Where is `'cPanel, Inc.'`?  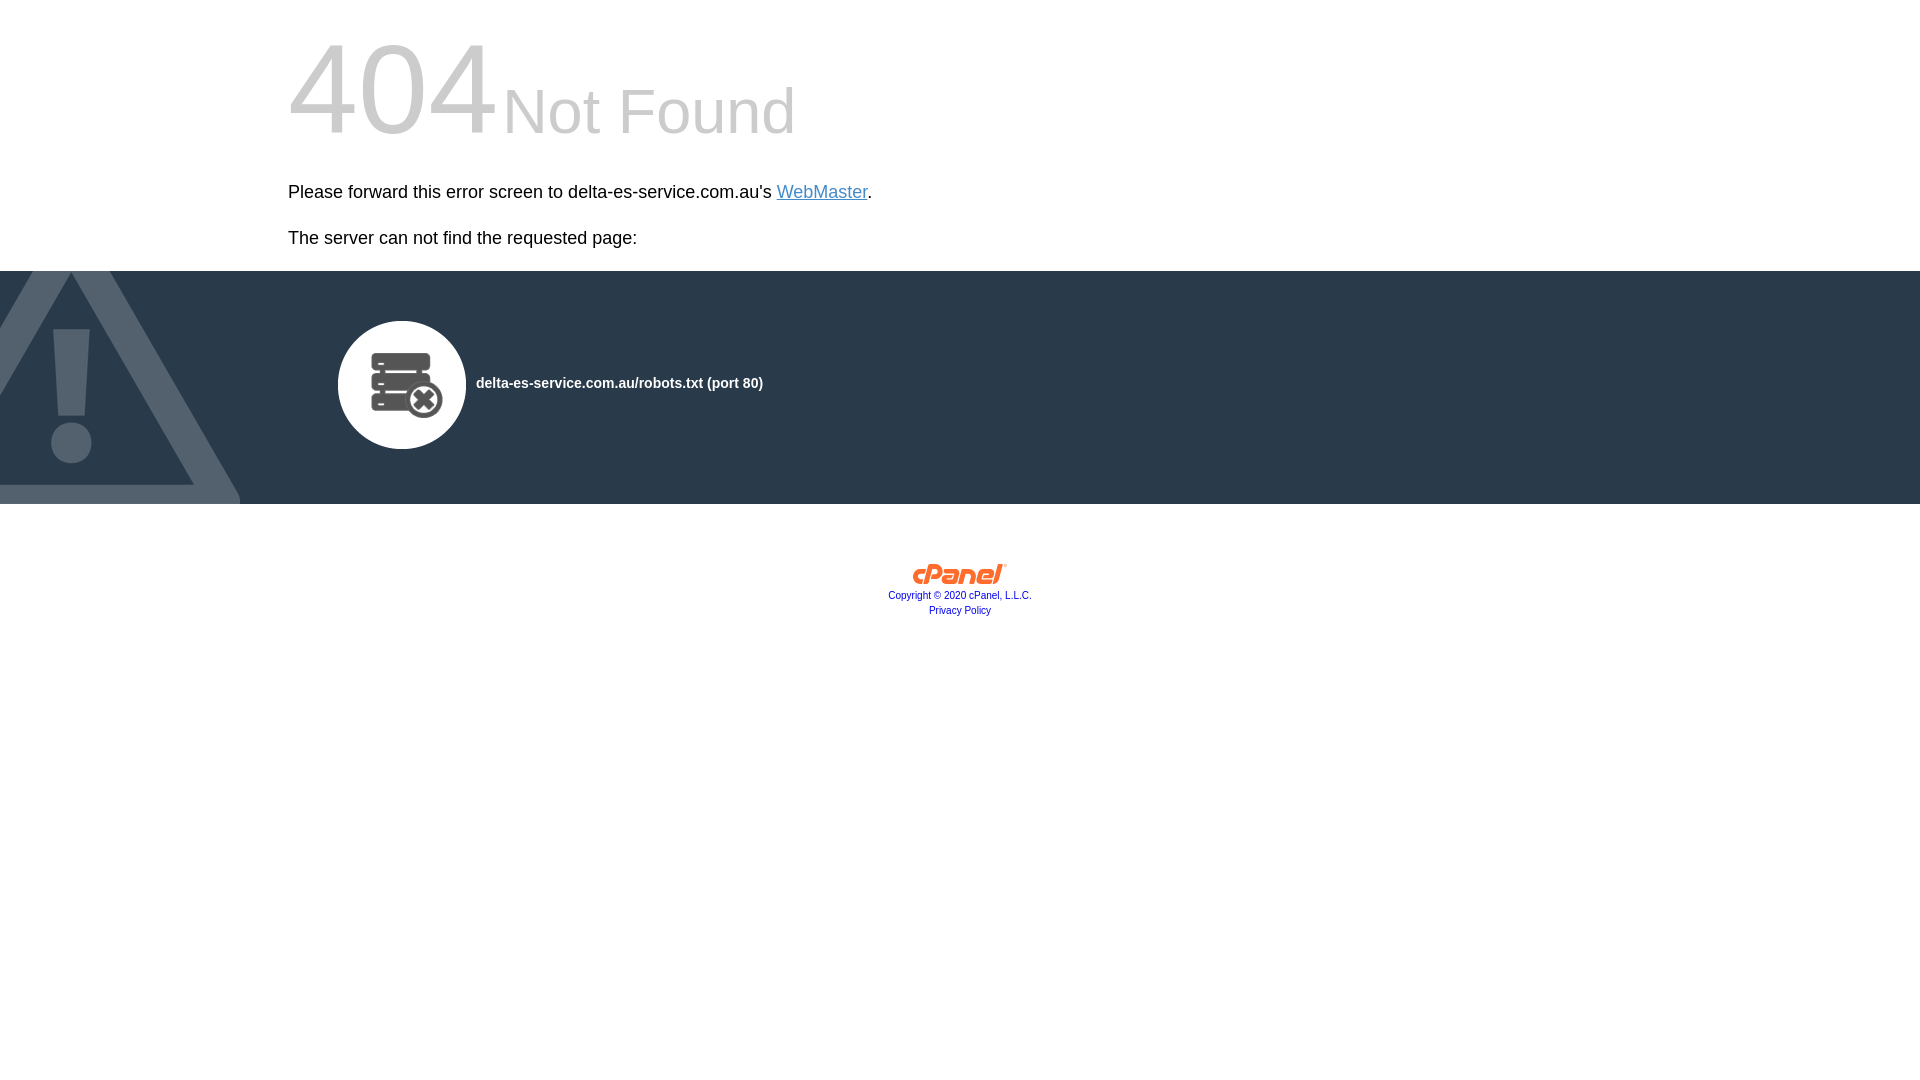
'cPanel, Inc.' is located at coordinates (960, 578).